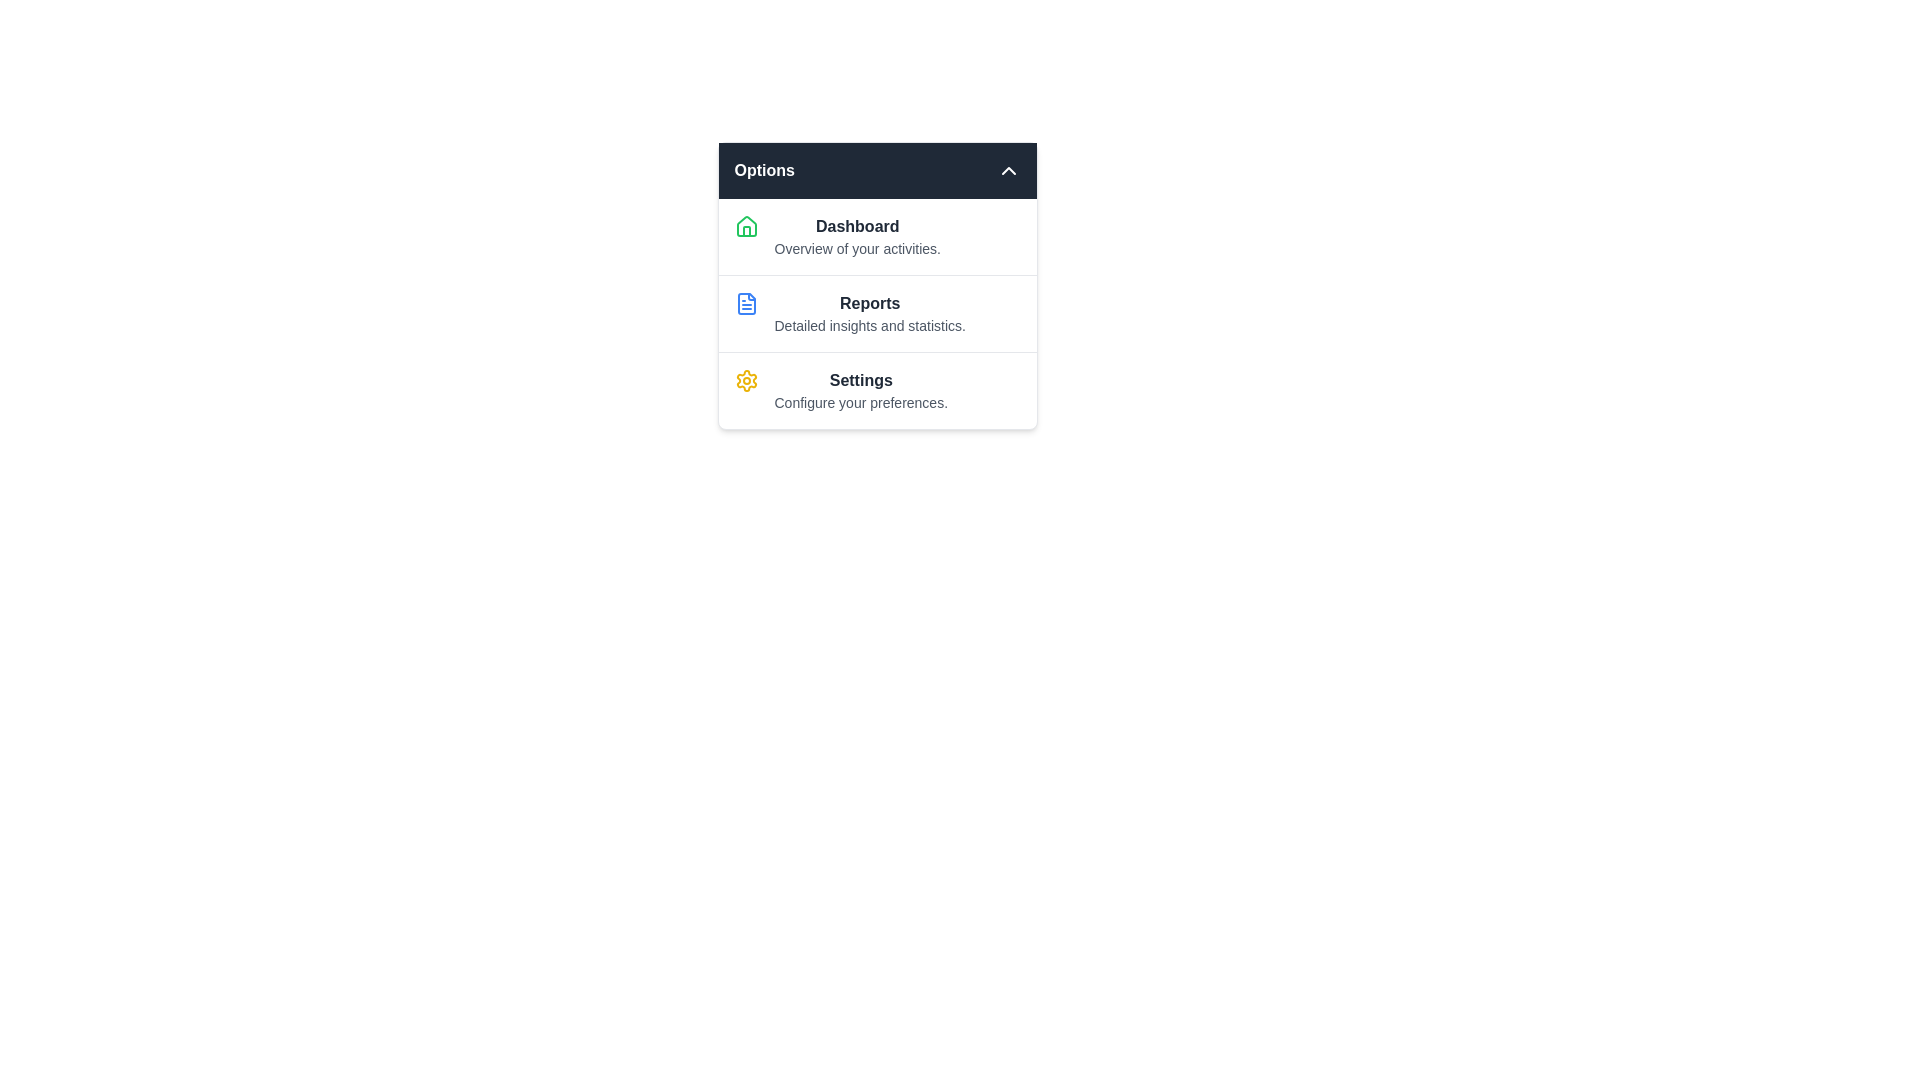  Describe the element at coordinates (857, 248) in the screenshot. I see `text string that says 'Overview of your activities.' which is styled in gray and positioned beneath the bold 'Dashboard' heading` at that location.